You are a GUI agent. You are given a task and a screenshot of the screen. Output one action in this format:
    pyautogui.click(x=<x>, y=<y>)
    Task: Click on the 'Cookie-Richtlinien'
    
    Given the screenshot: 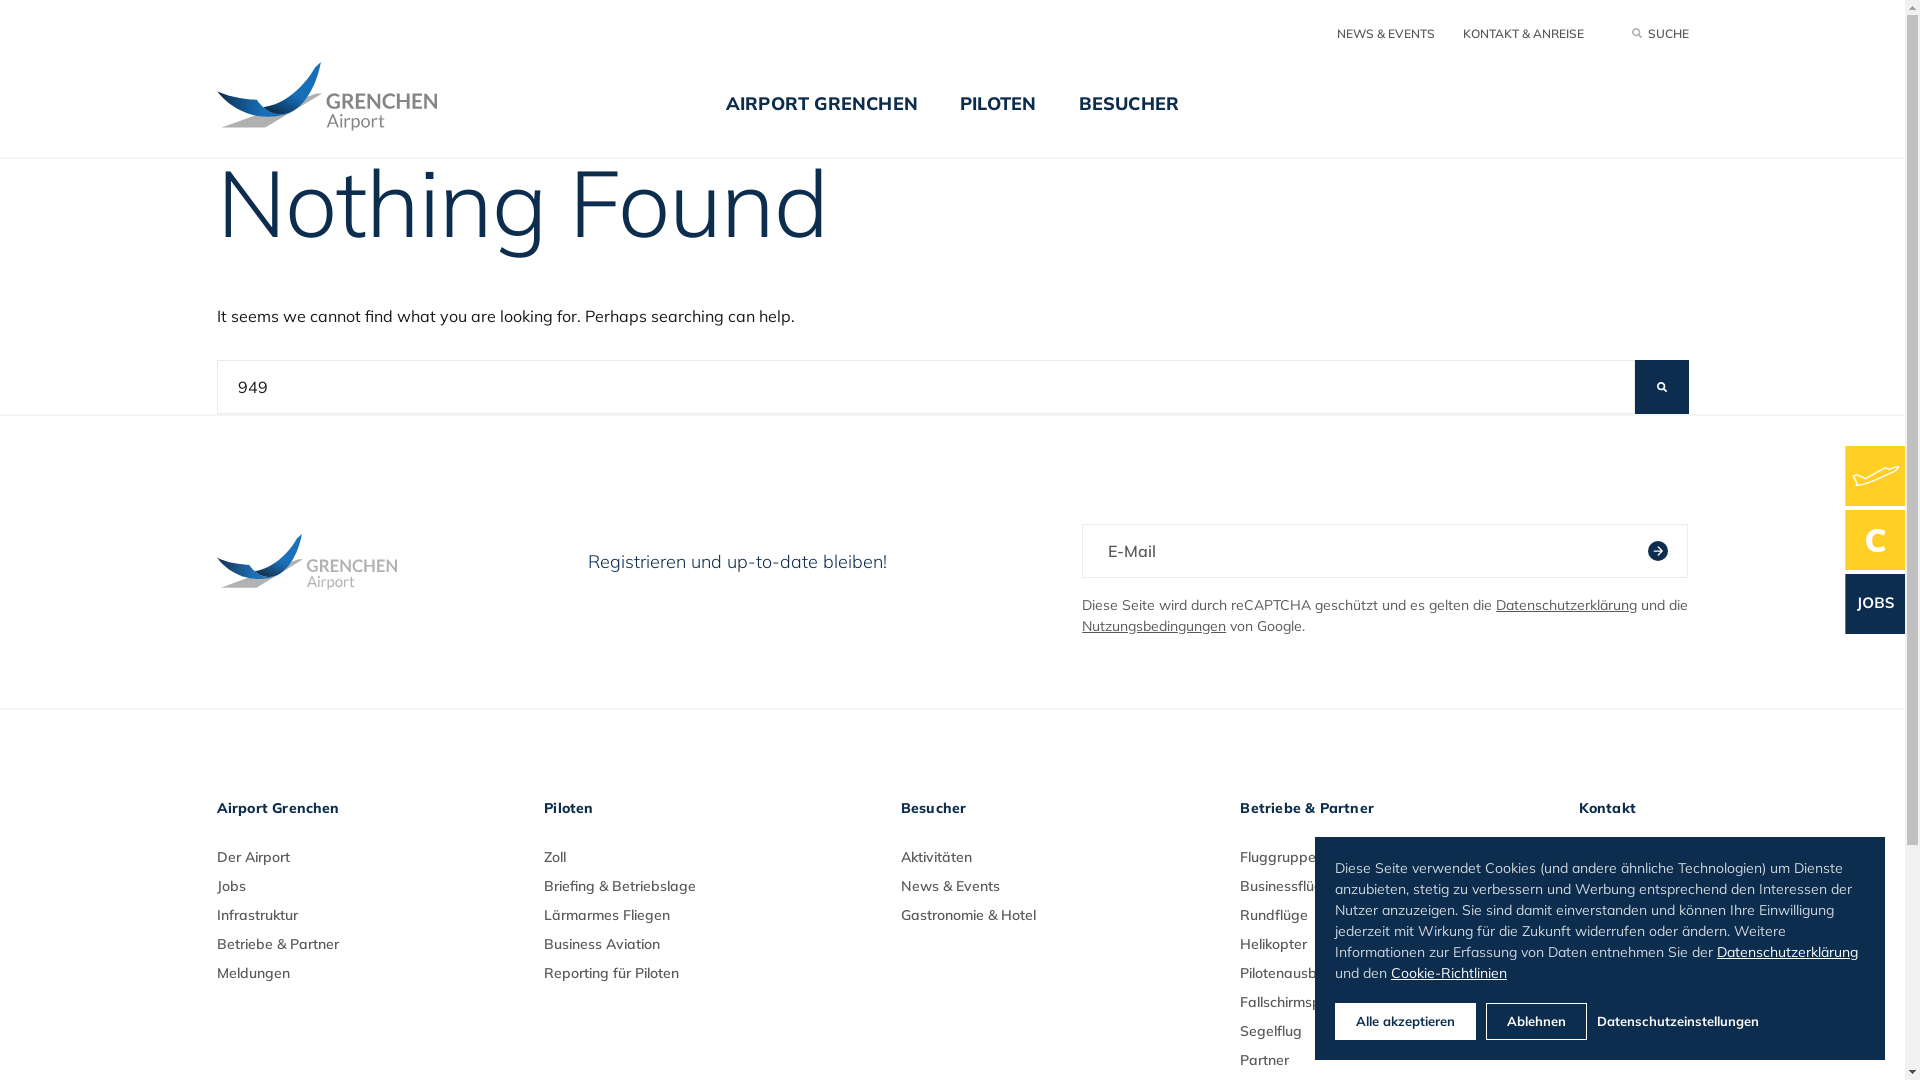 What is the action you would take?
    pyautogui.click(x=1449, y=970)
    